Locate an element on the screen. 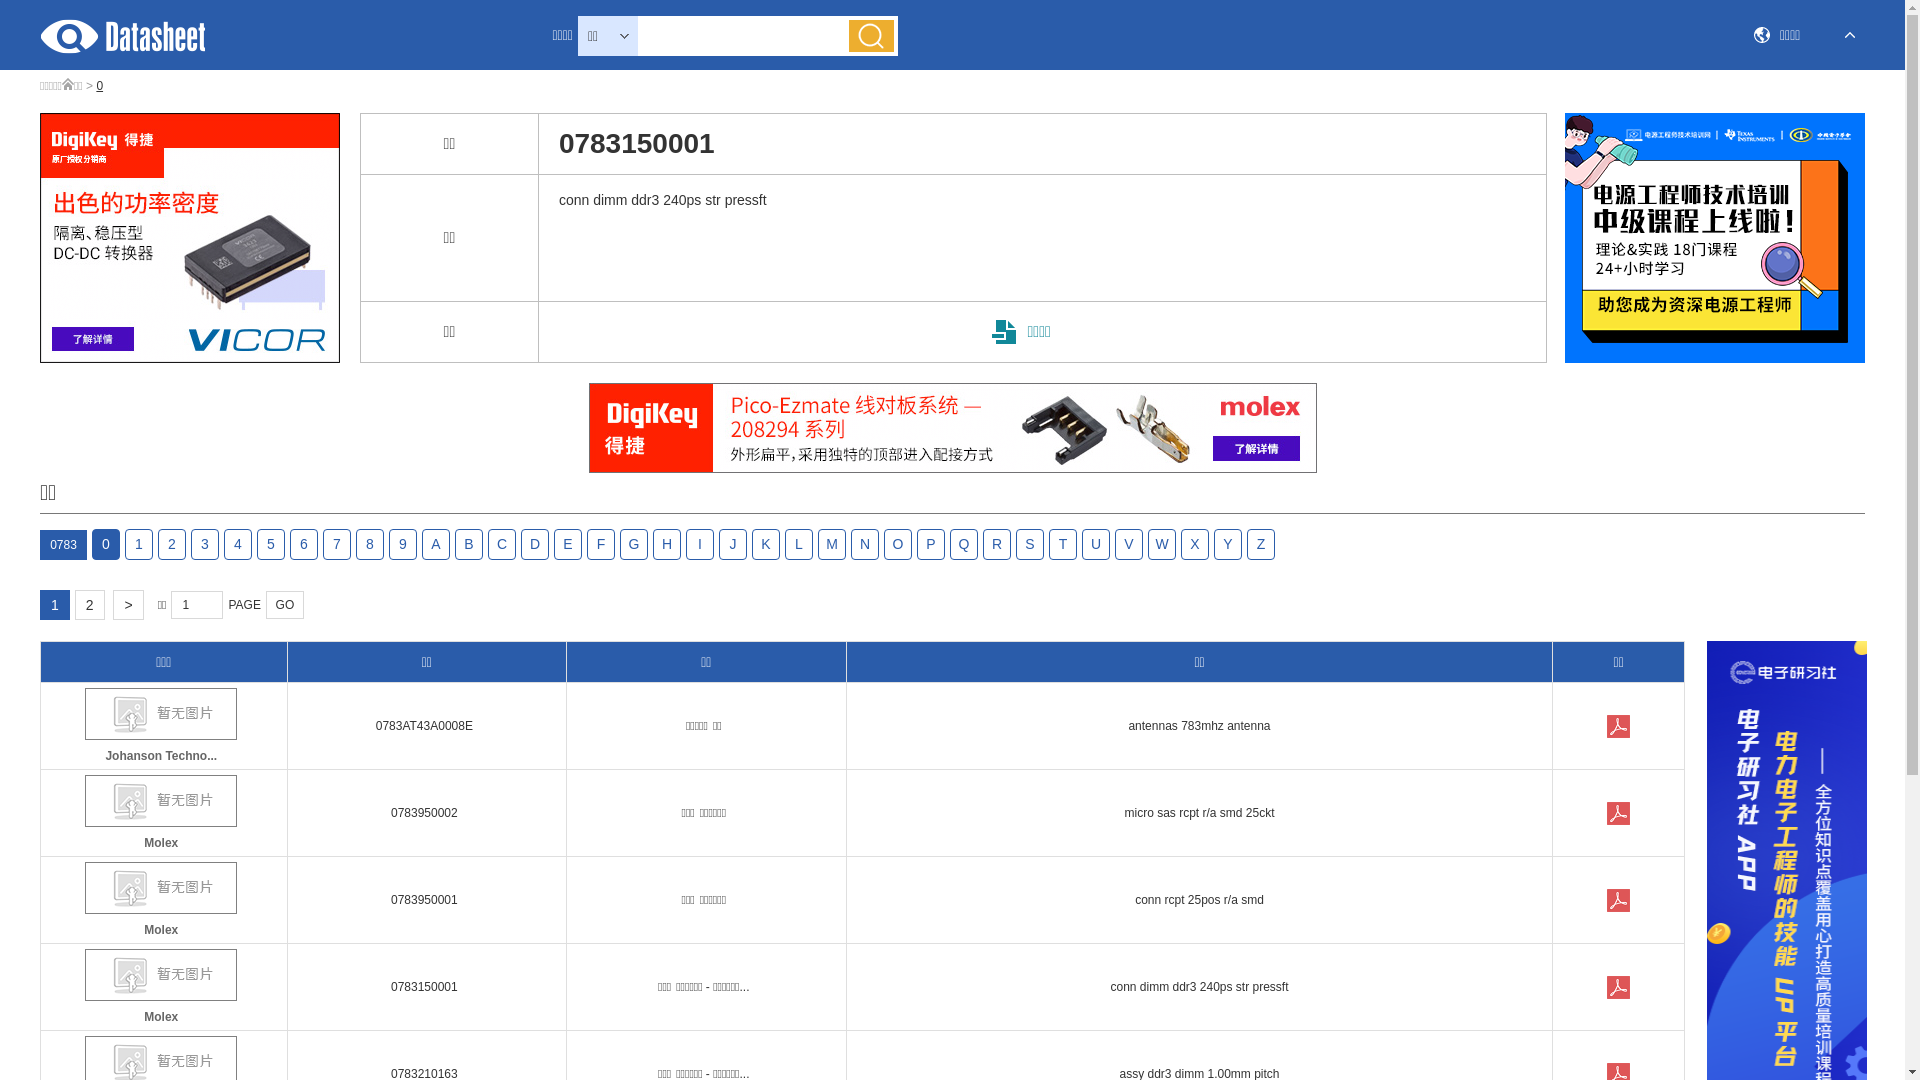  '8' is located at coordinates (369, 544).